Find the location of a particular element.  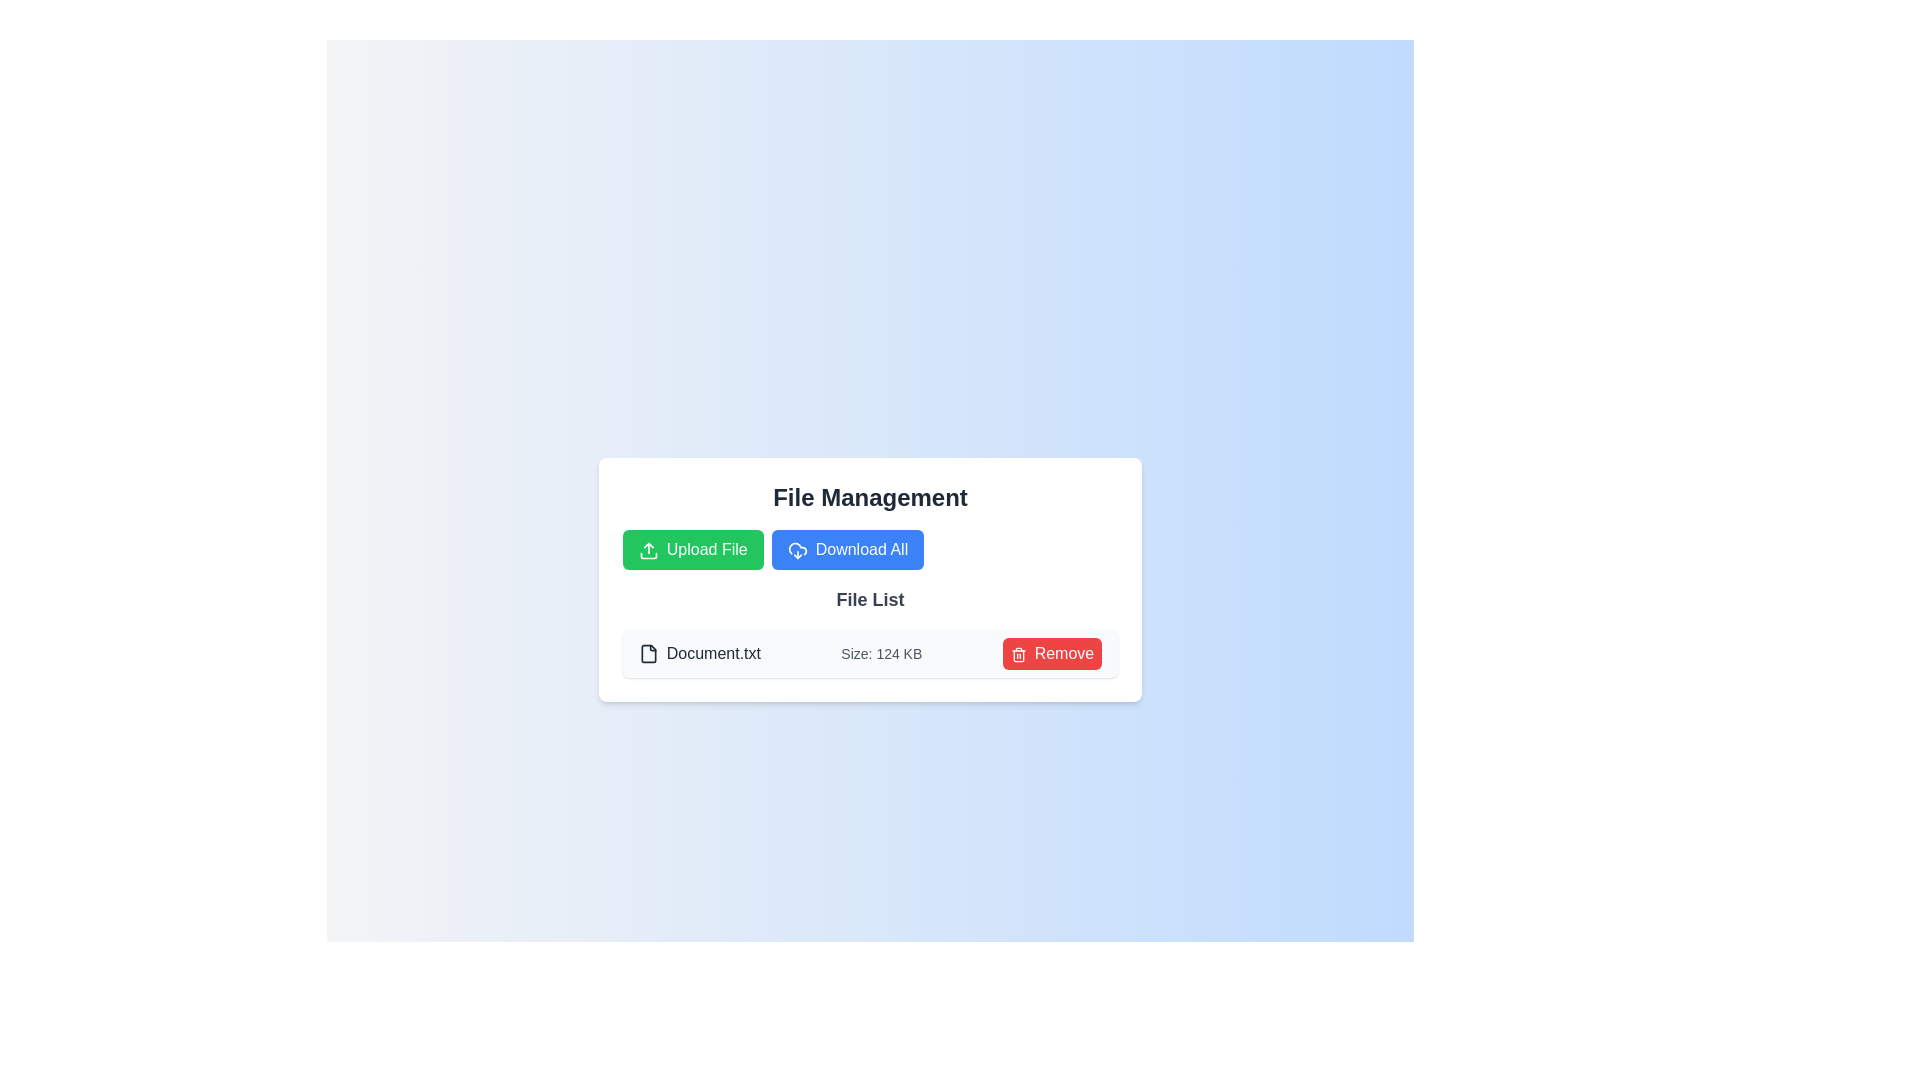

the SVG icon representing download functionality, which is located to the left of the 'Download All' text is located at coordinates (796, 550).